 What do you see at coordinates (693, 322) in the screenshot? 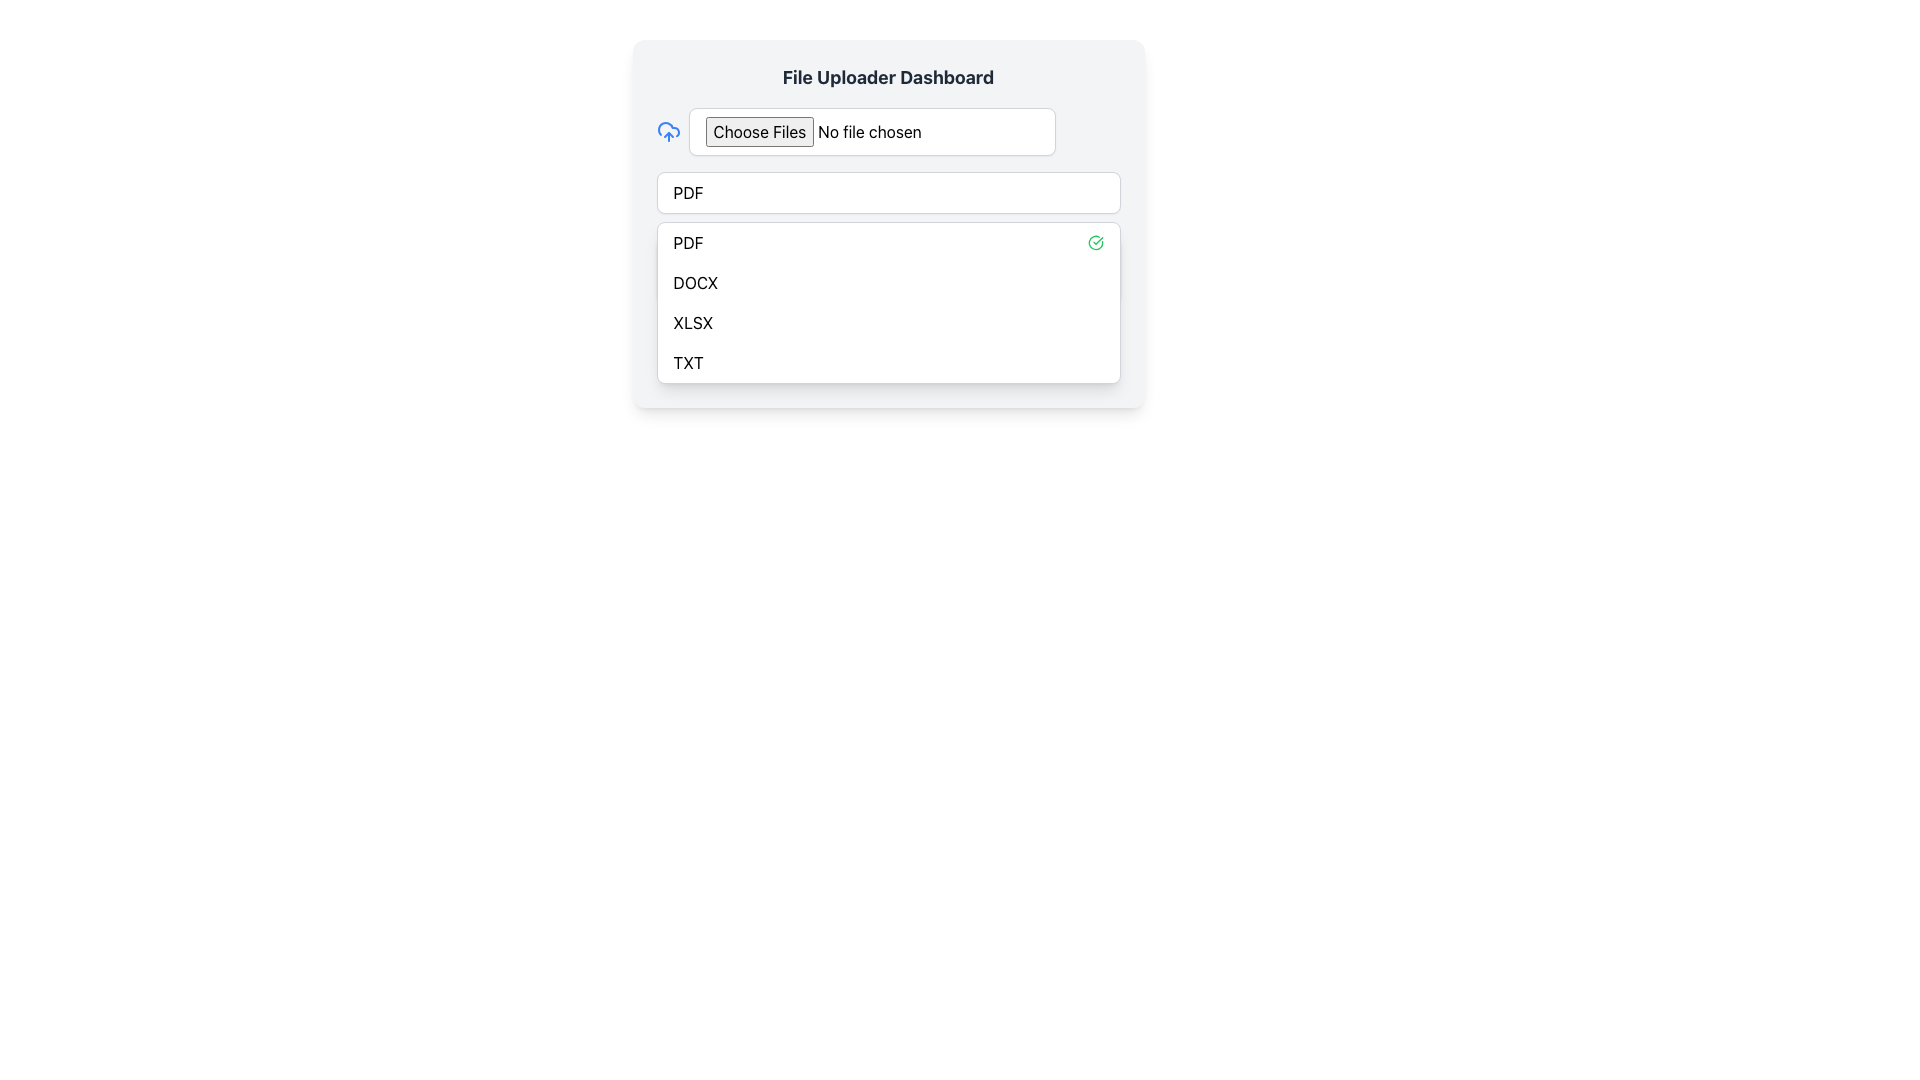
I see `the text label for the XLSX option in the dropdown list under the file uploader interface` at bounding box center [693, 322].